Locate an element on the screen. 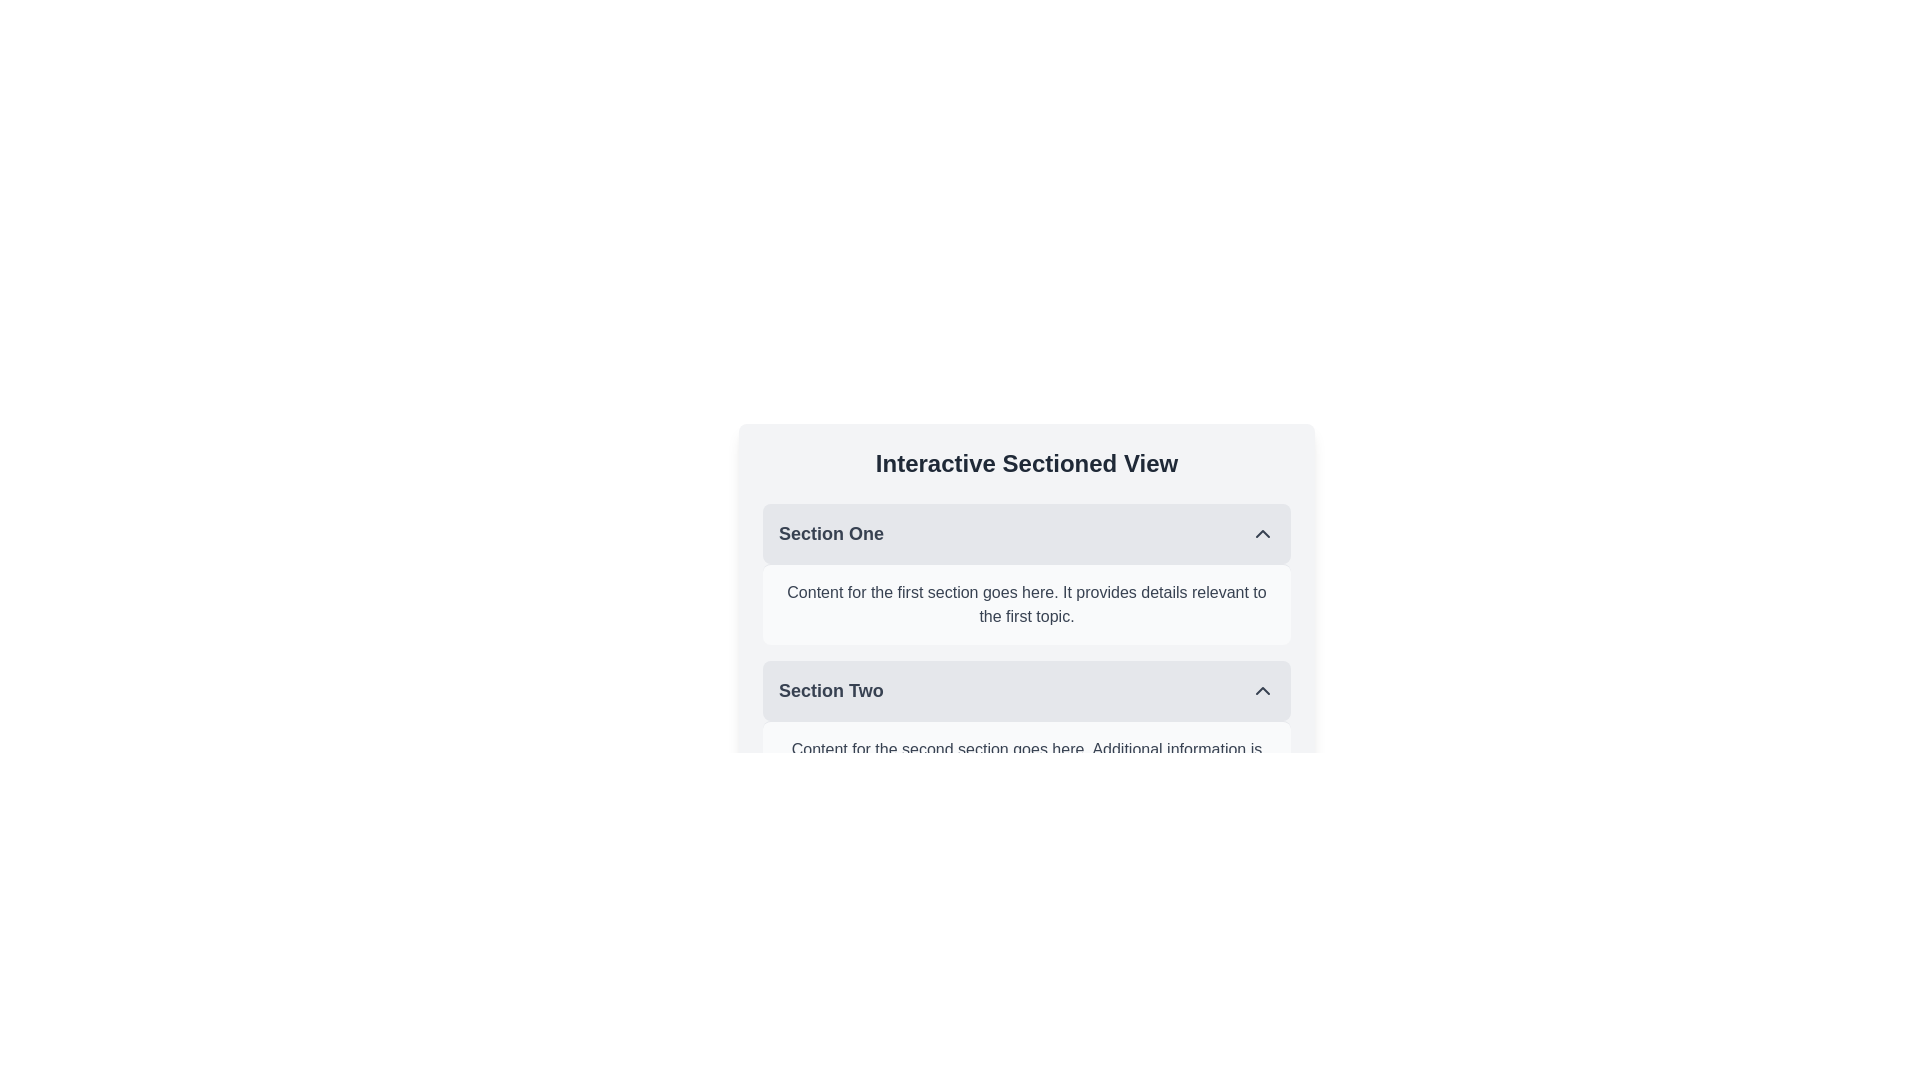 The width and height of the screenshot is (1920, 1080). text of the bold, centered heading that says 'Interactive Sectioned View', which is styled in dark gray against a light gray background is located at coordinates (1027, 463).